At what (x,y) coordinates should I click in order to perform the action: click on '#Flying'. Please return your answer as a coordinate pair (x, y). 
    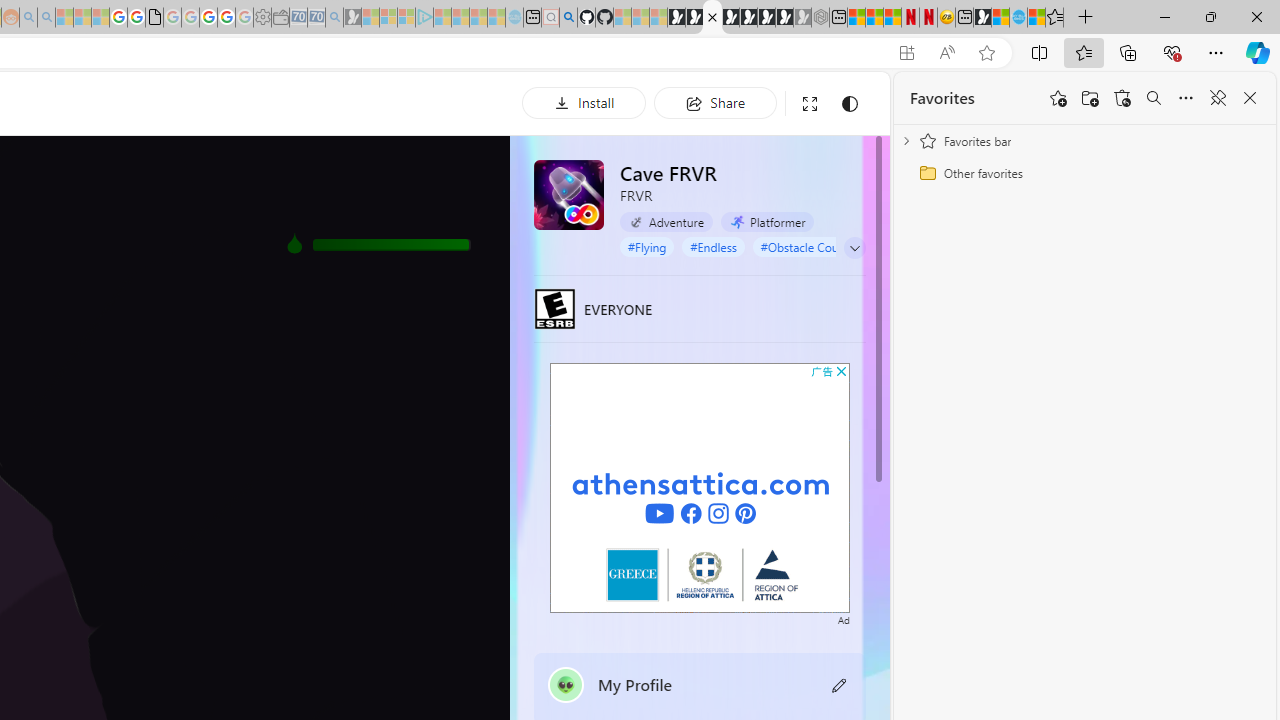
    Looking at the image, I should click on (647, 245).